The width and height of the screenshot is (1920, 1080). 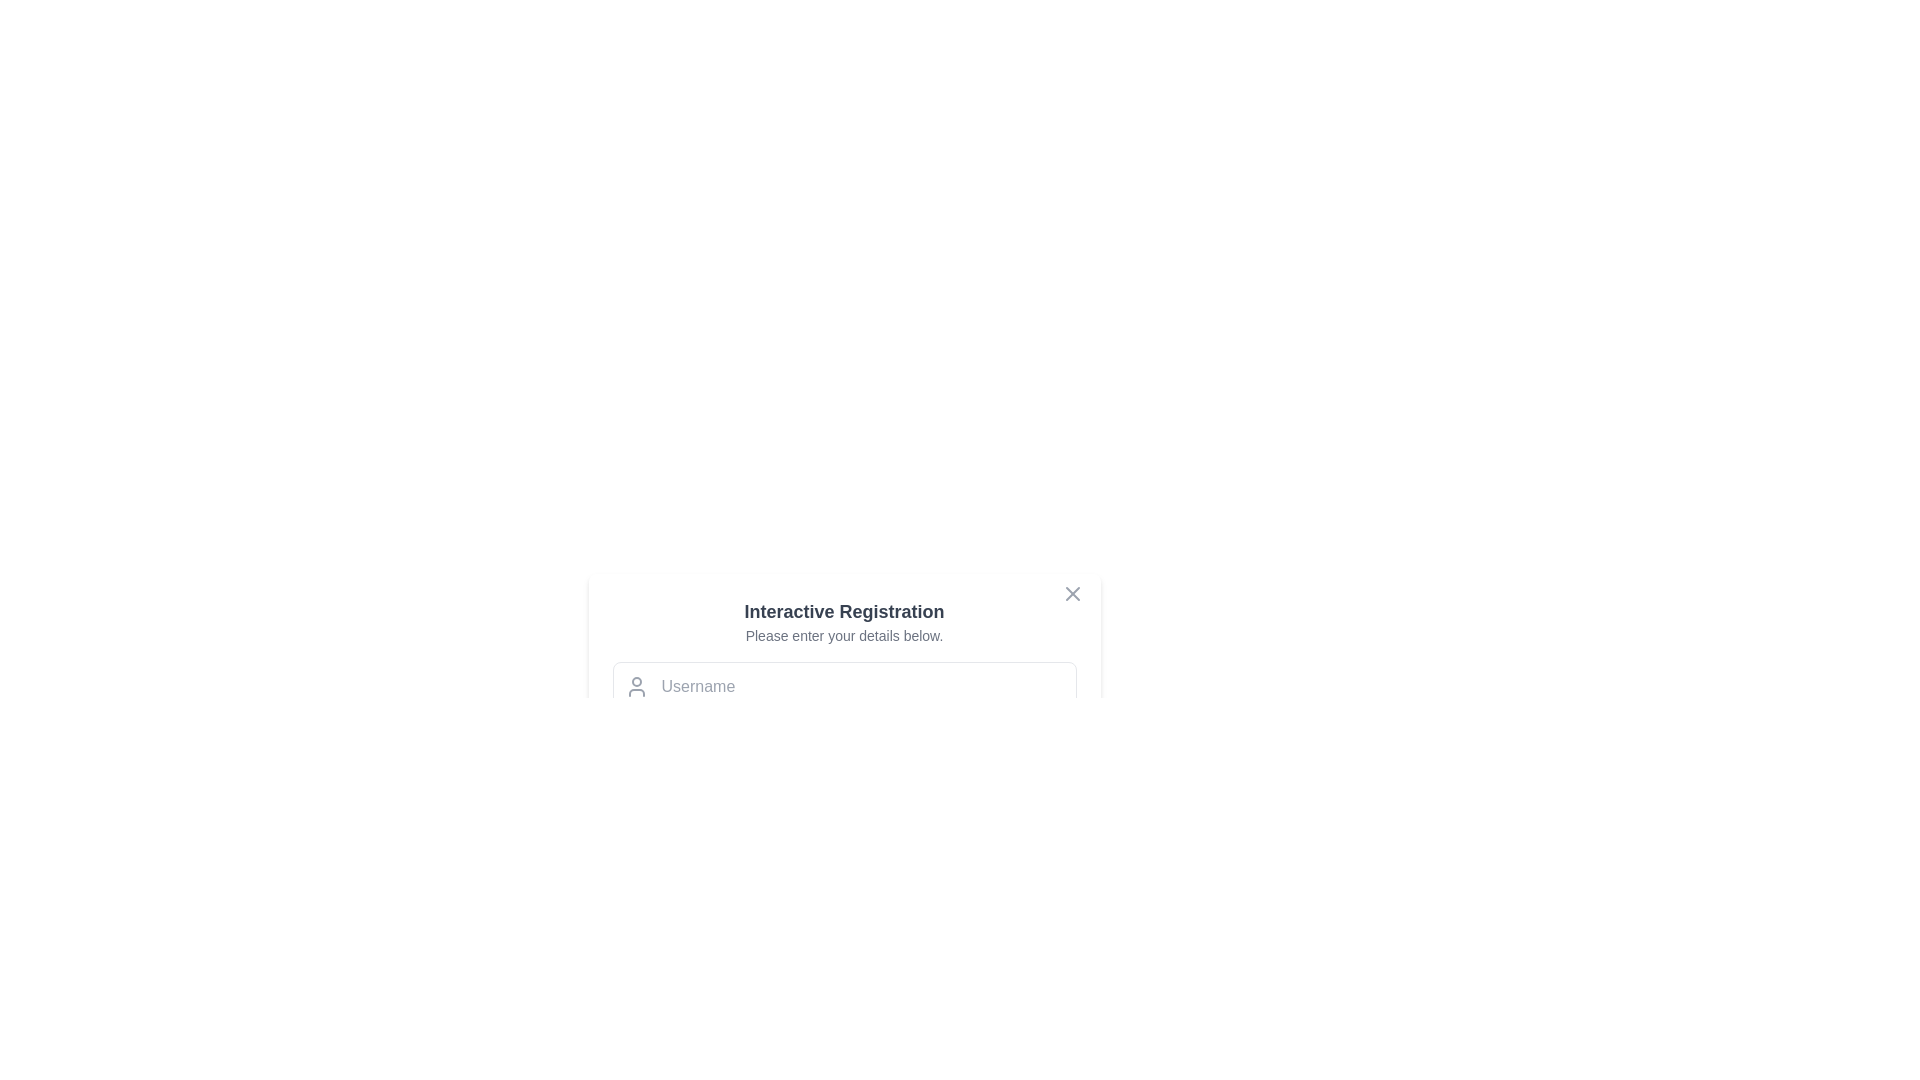 I want to click on the text label that says 'Interactive Registration', which is styled in bold dark gray and located at the top of the form interface, so click(x=844, y=611).